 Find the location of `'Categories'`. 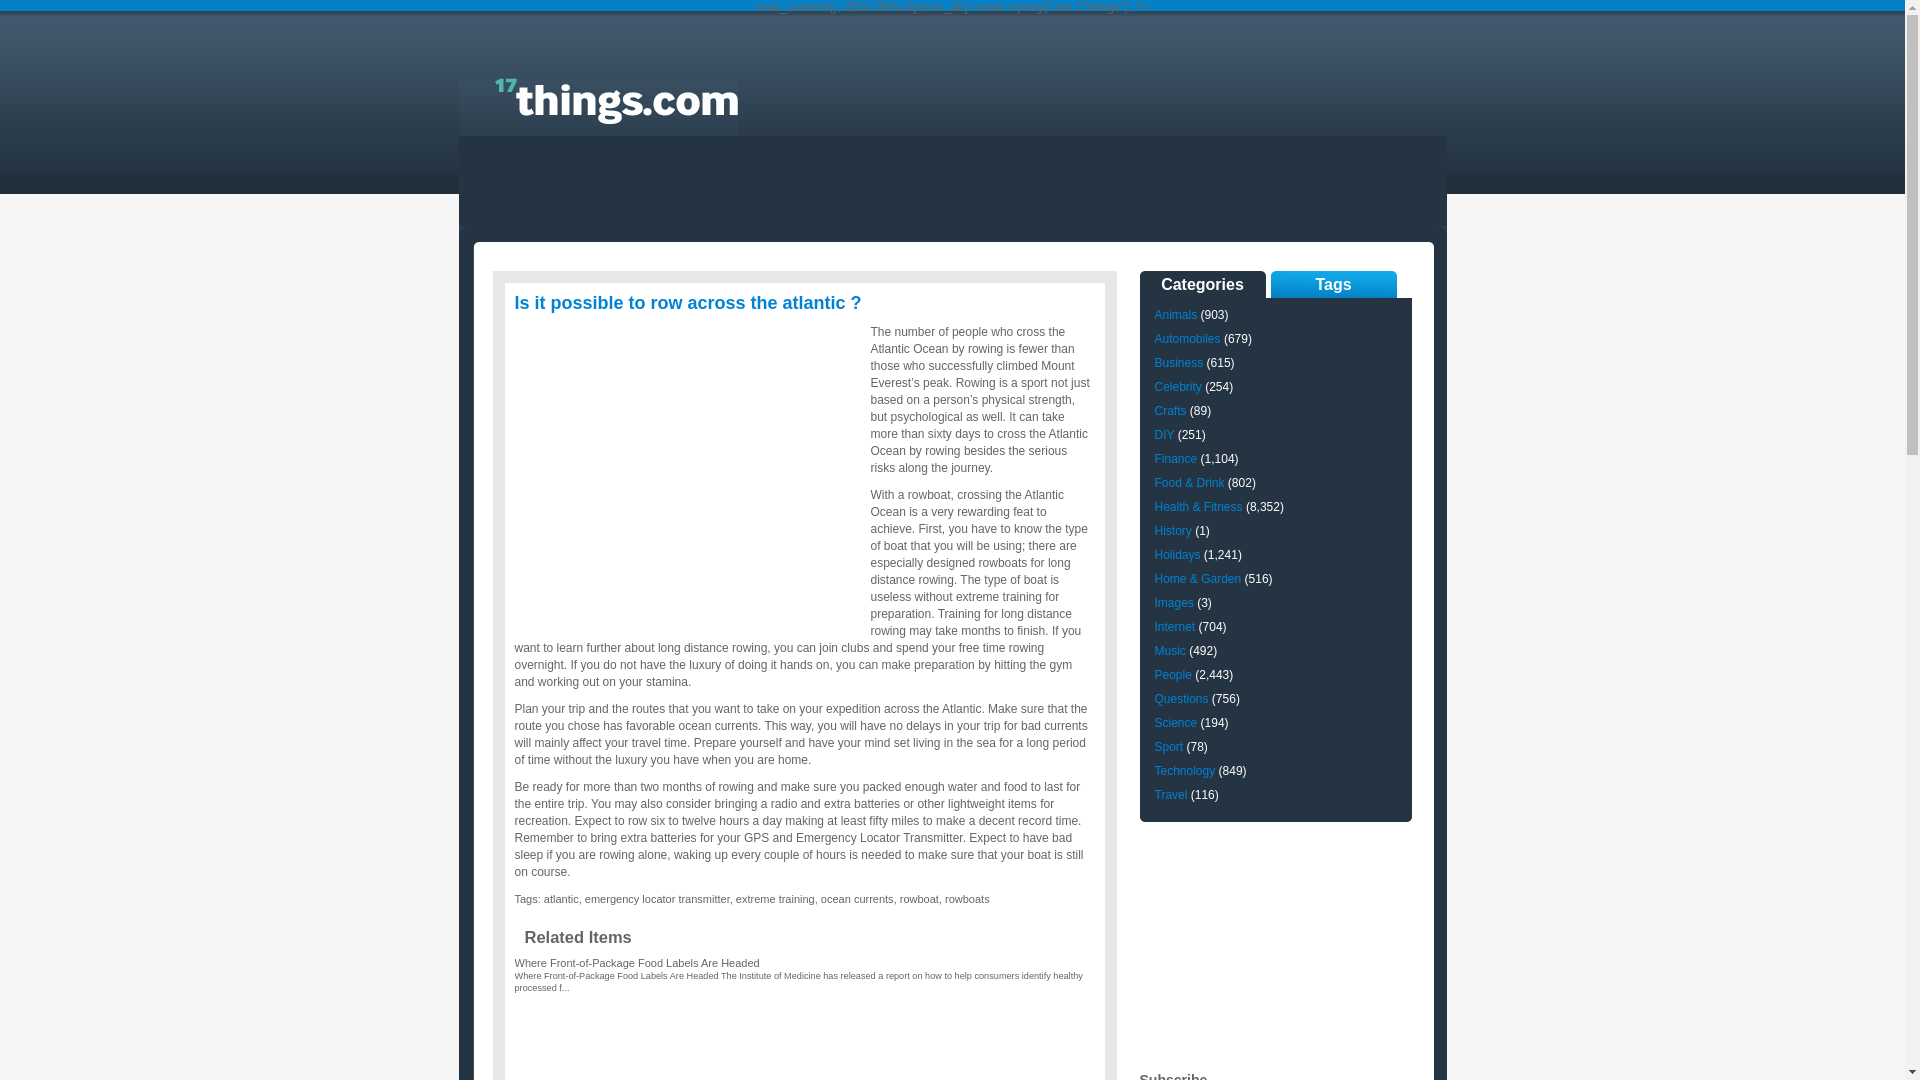

'Categories' is located at coordinates (1202, 284).